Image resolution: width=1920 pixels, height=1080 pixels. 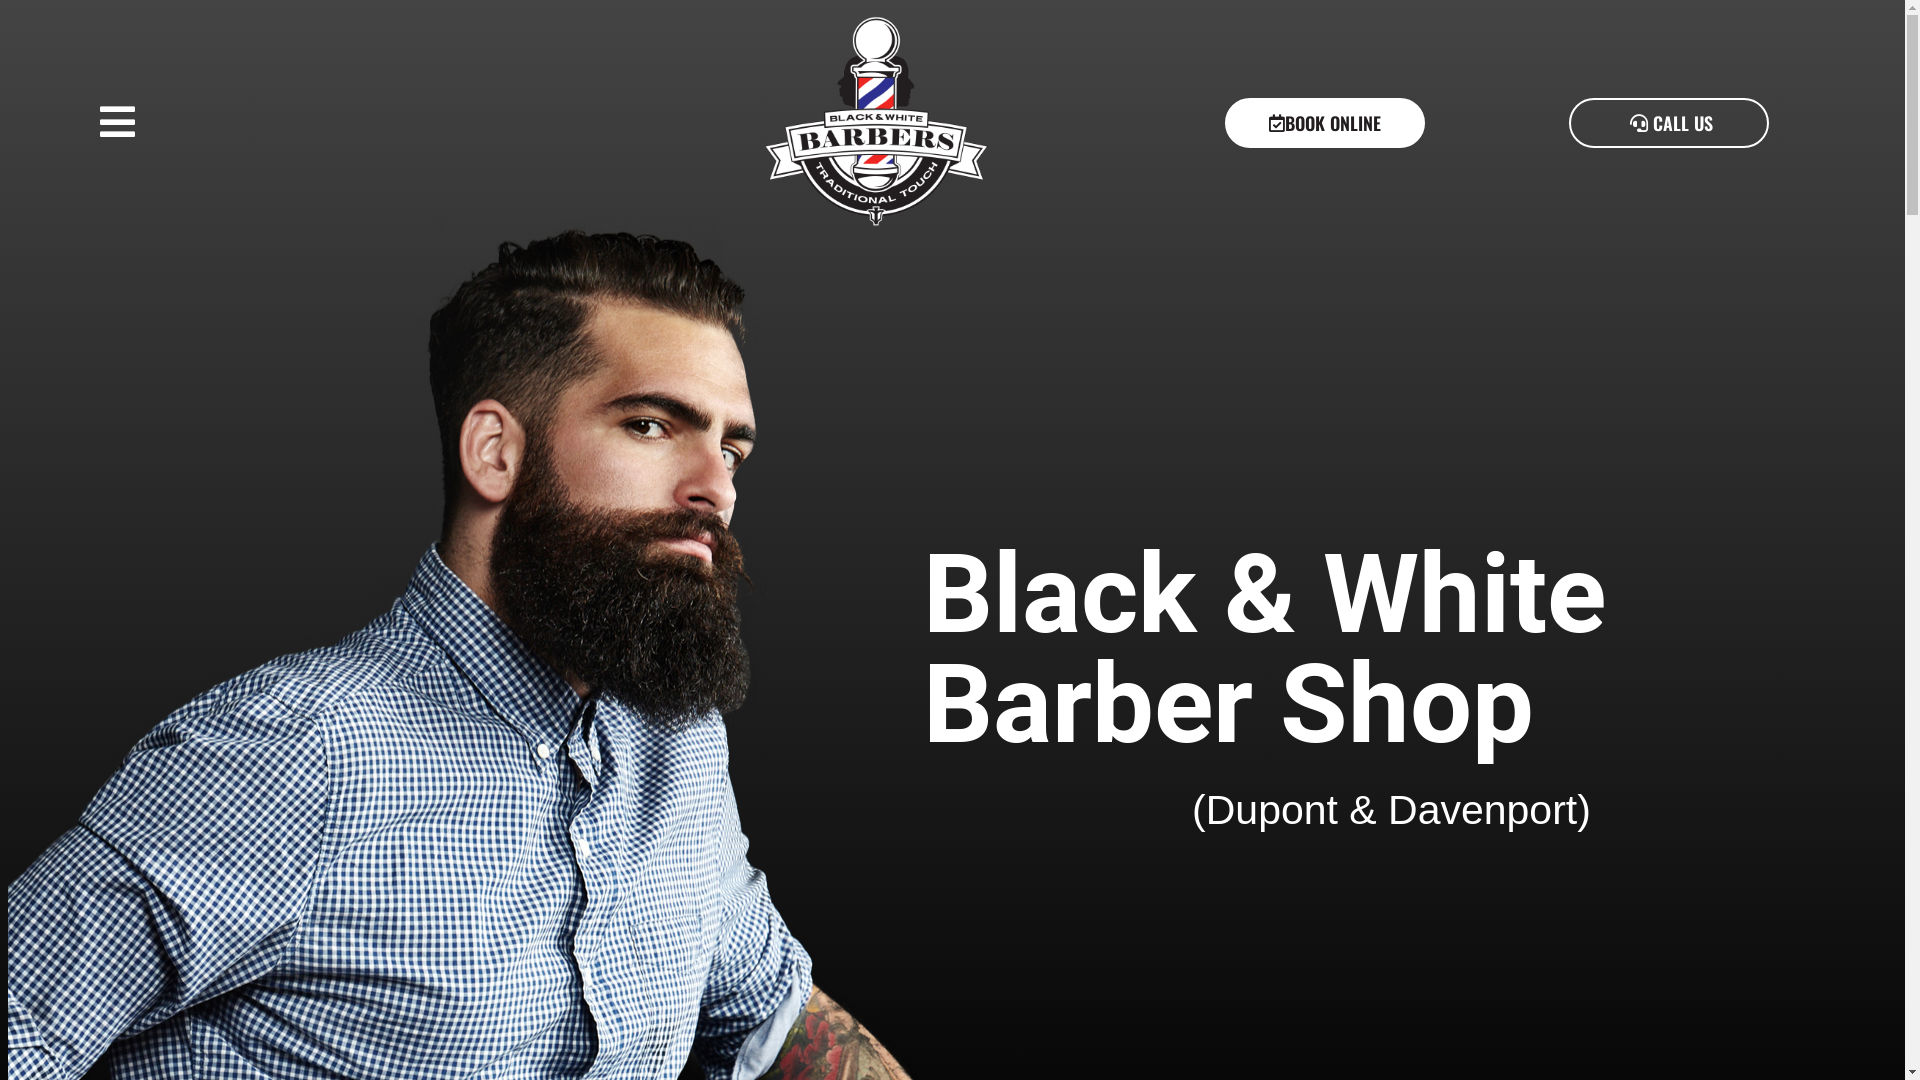 What do you see at coordinates (1669, 123) in the screenshot?
I see `'CALL US'` at bounding box center [1669, 123].